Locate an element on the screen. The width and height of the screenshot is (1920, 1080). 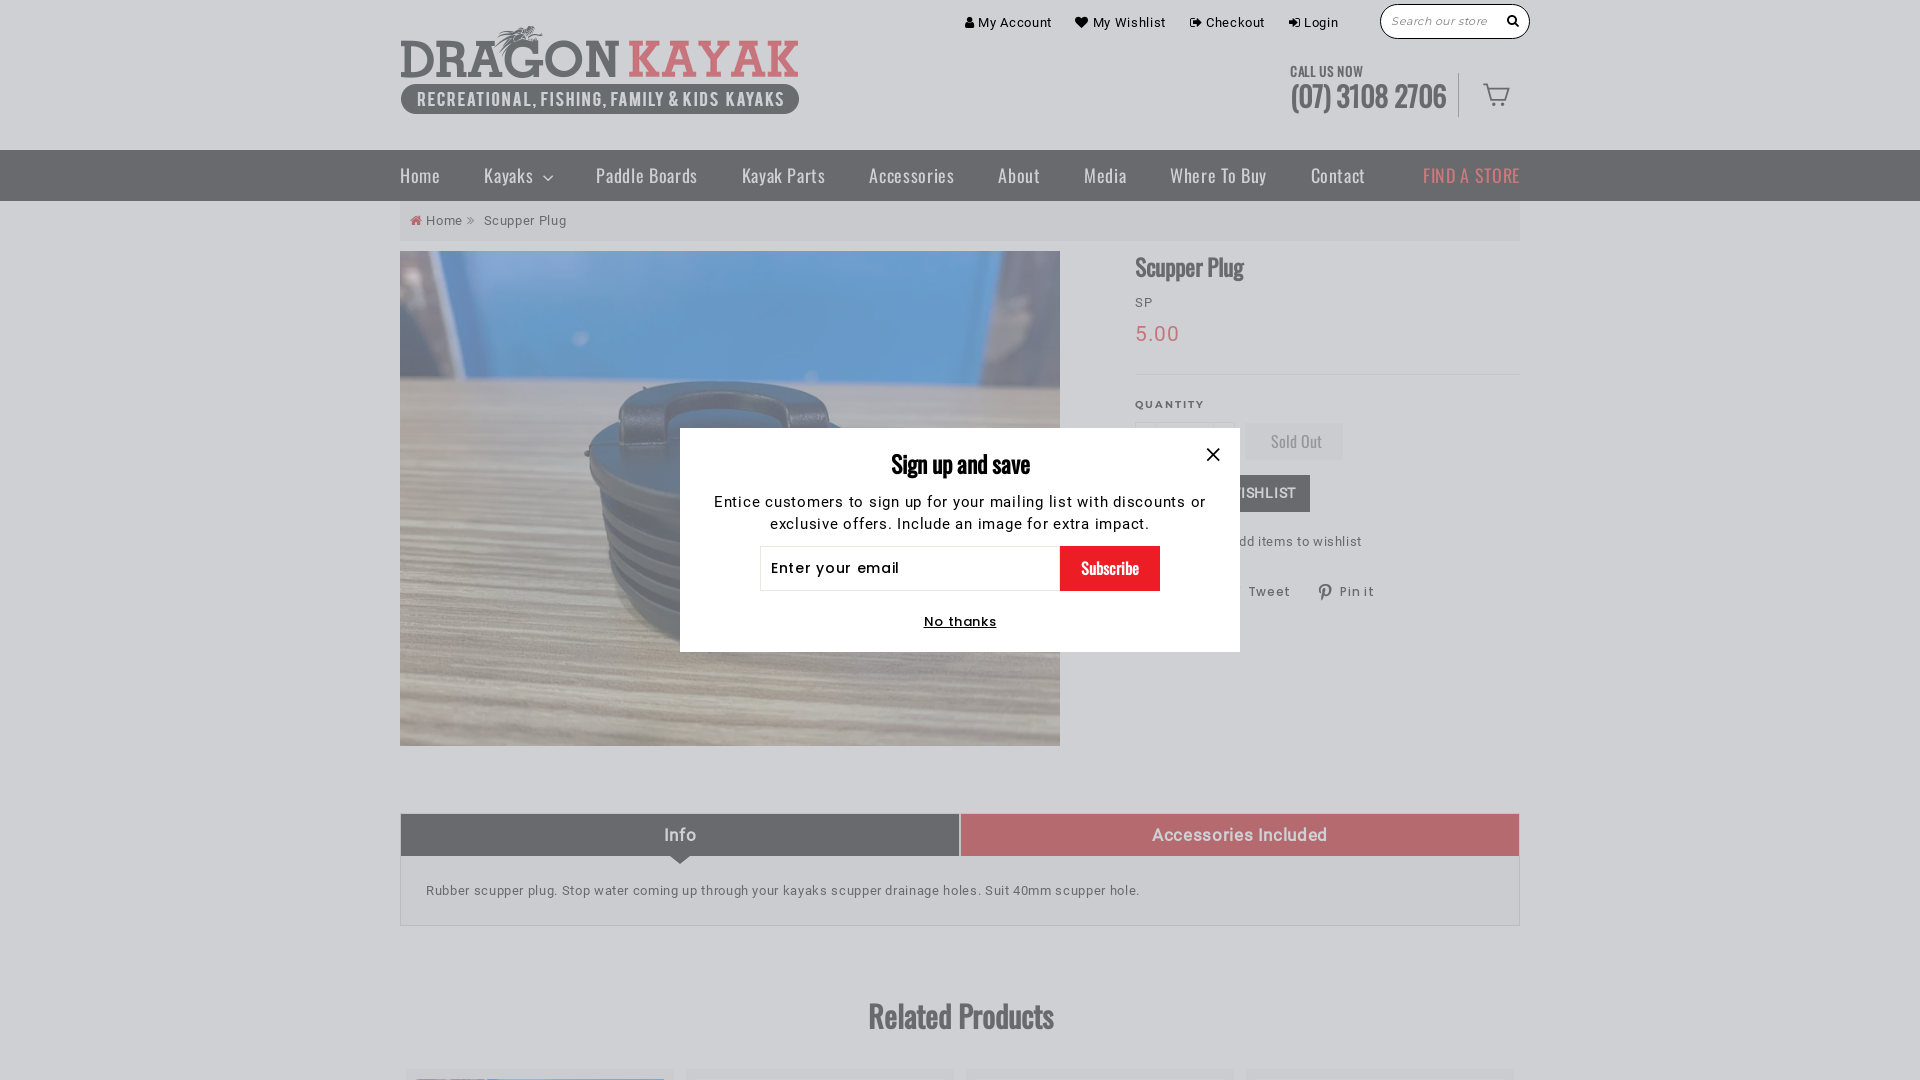
'Kayak Parts' is located at coordinates (782, 174).